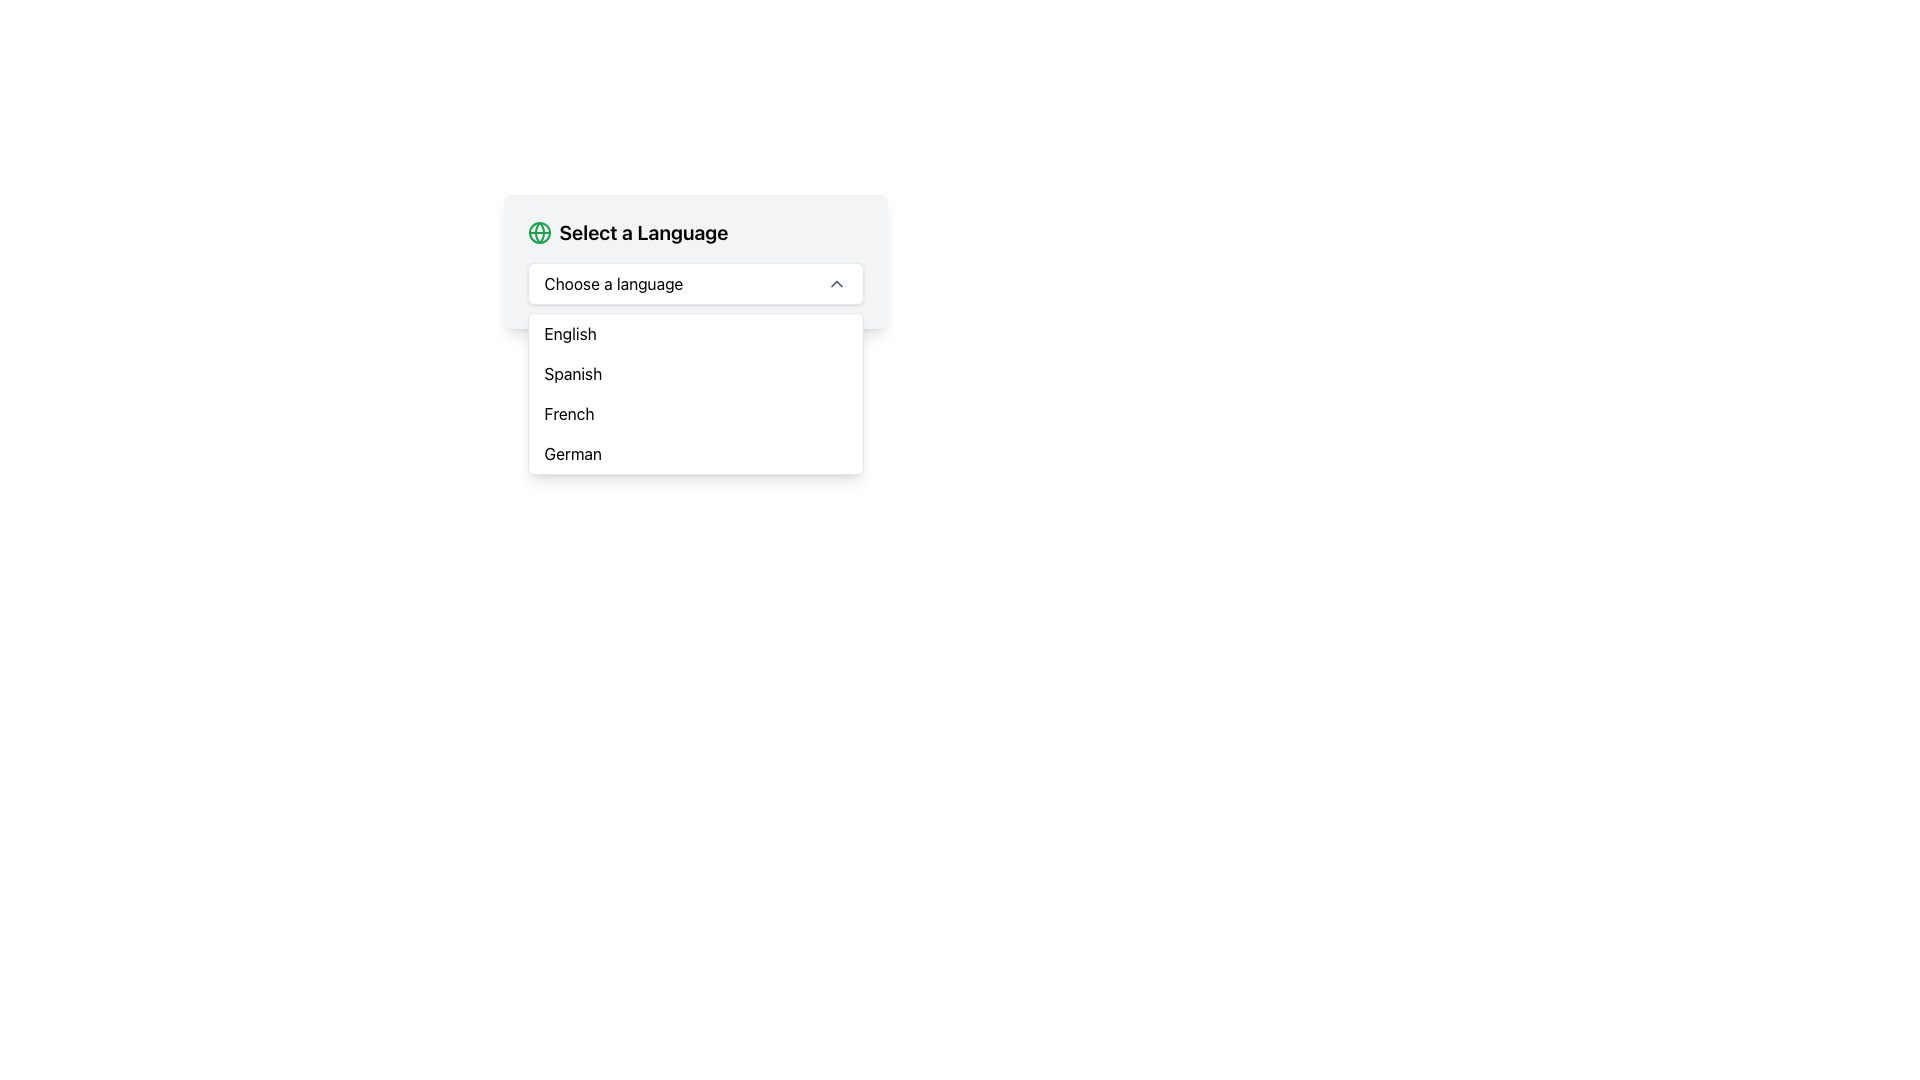 Image resolution: width=1920 pixels, height=1080 pixels. I want to click on to select the 'German' language option from the dropdown list under 'Select a Language', so click(572, 454).